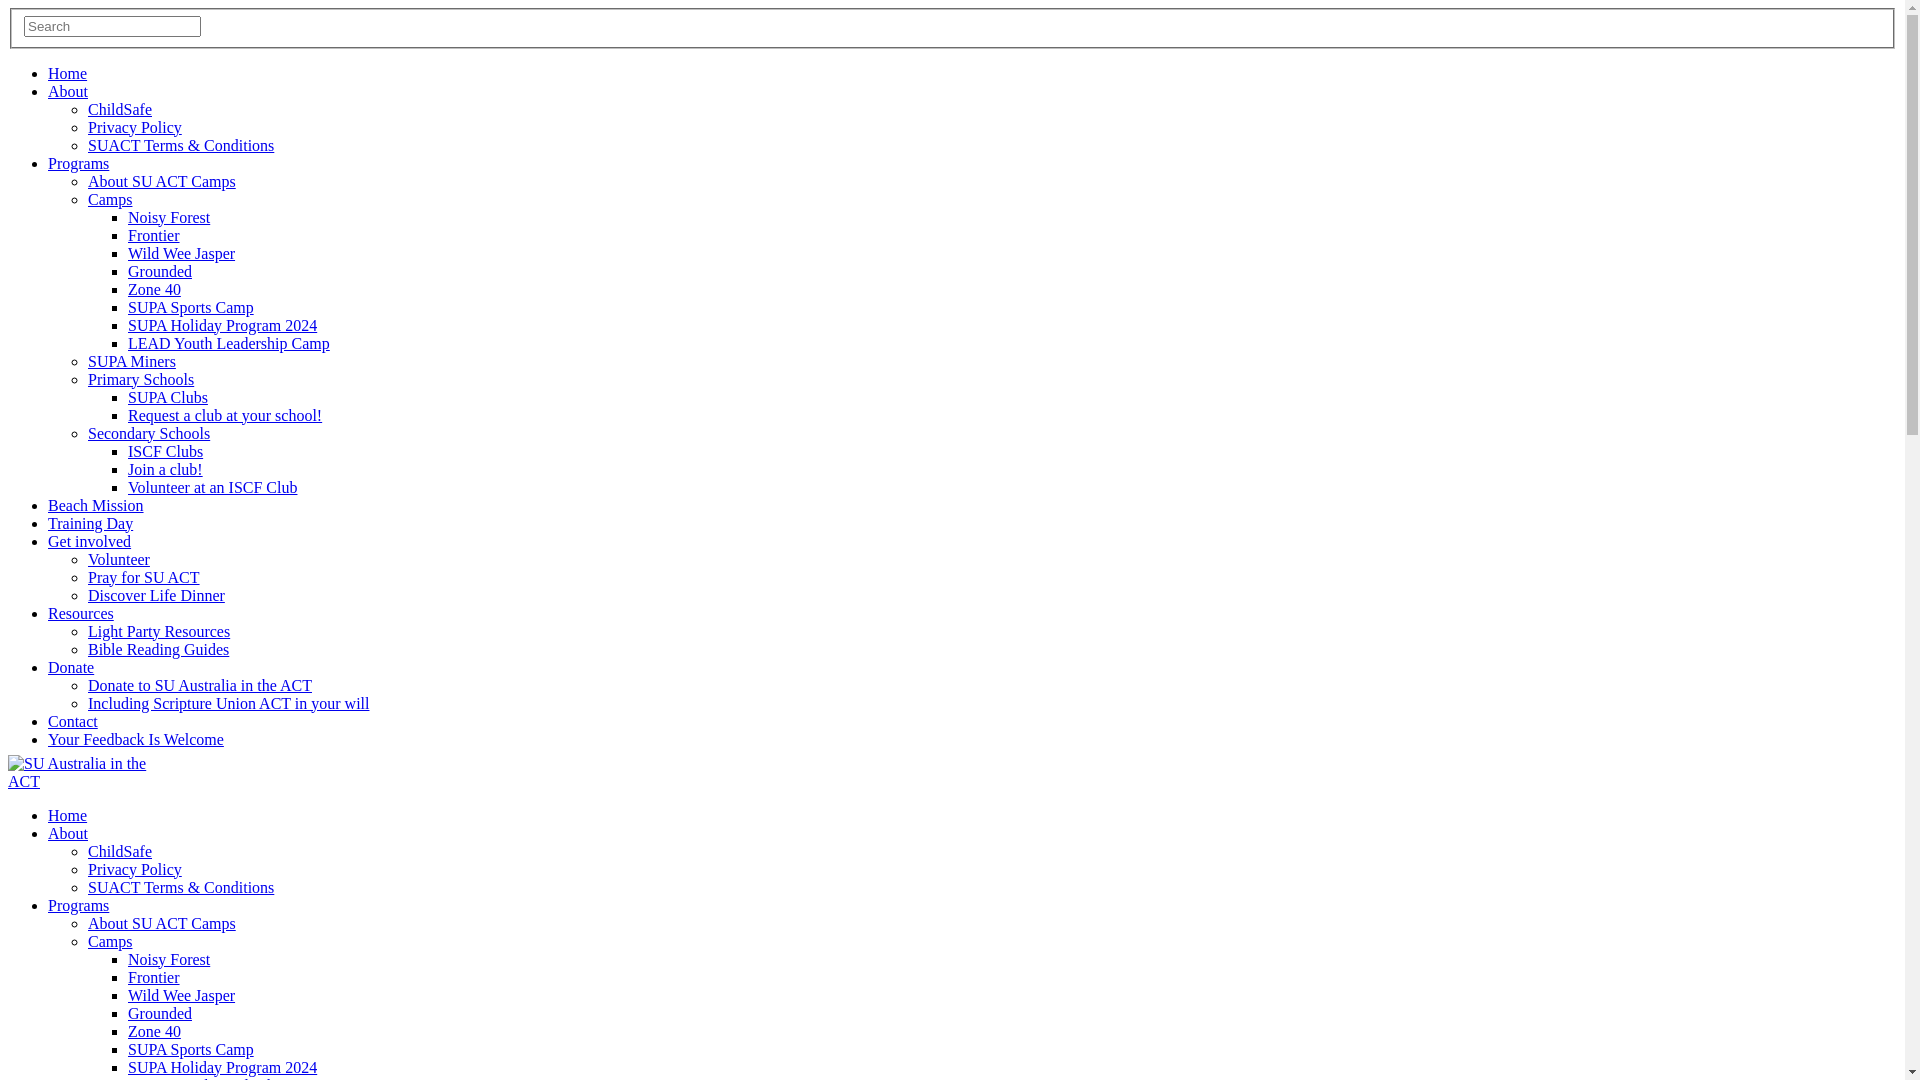  What do you see at coordinates (78, 162) in the screenshot?
I see `'Programs'` at bounding box center [78, 162].